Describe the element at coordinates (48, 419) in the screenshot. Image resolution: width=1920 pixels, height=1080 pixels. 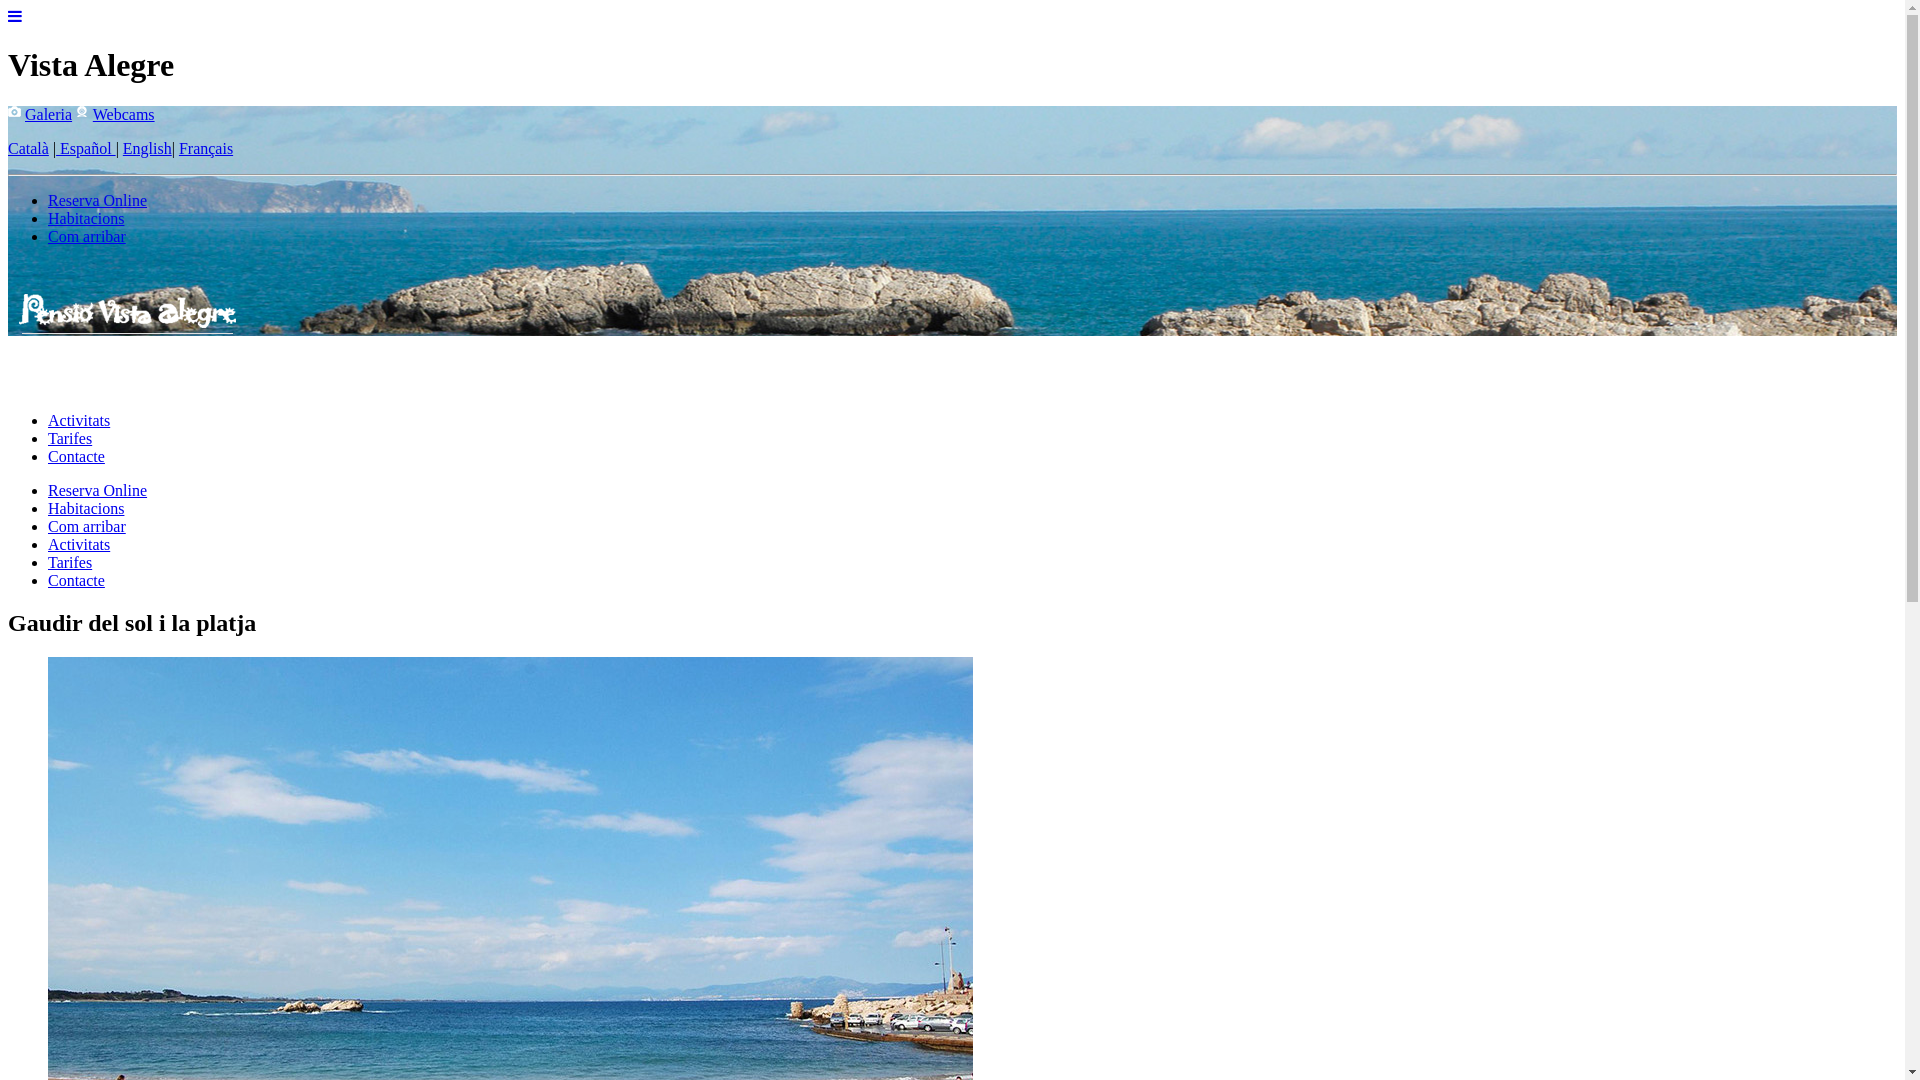
I see `'Activitats'` at that location.